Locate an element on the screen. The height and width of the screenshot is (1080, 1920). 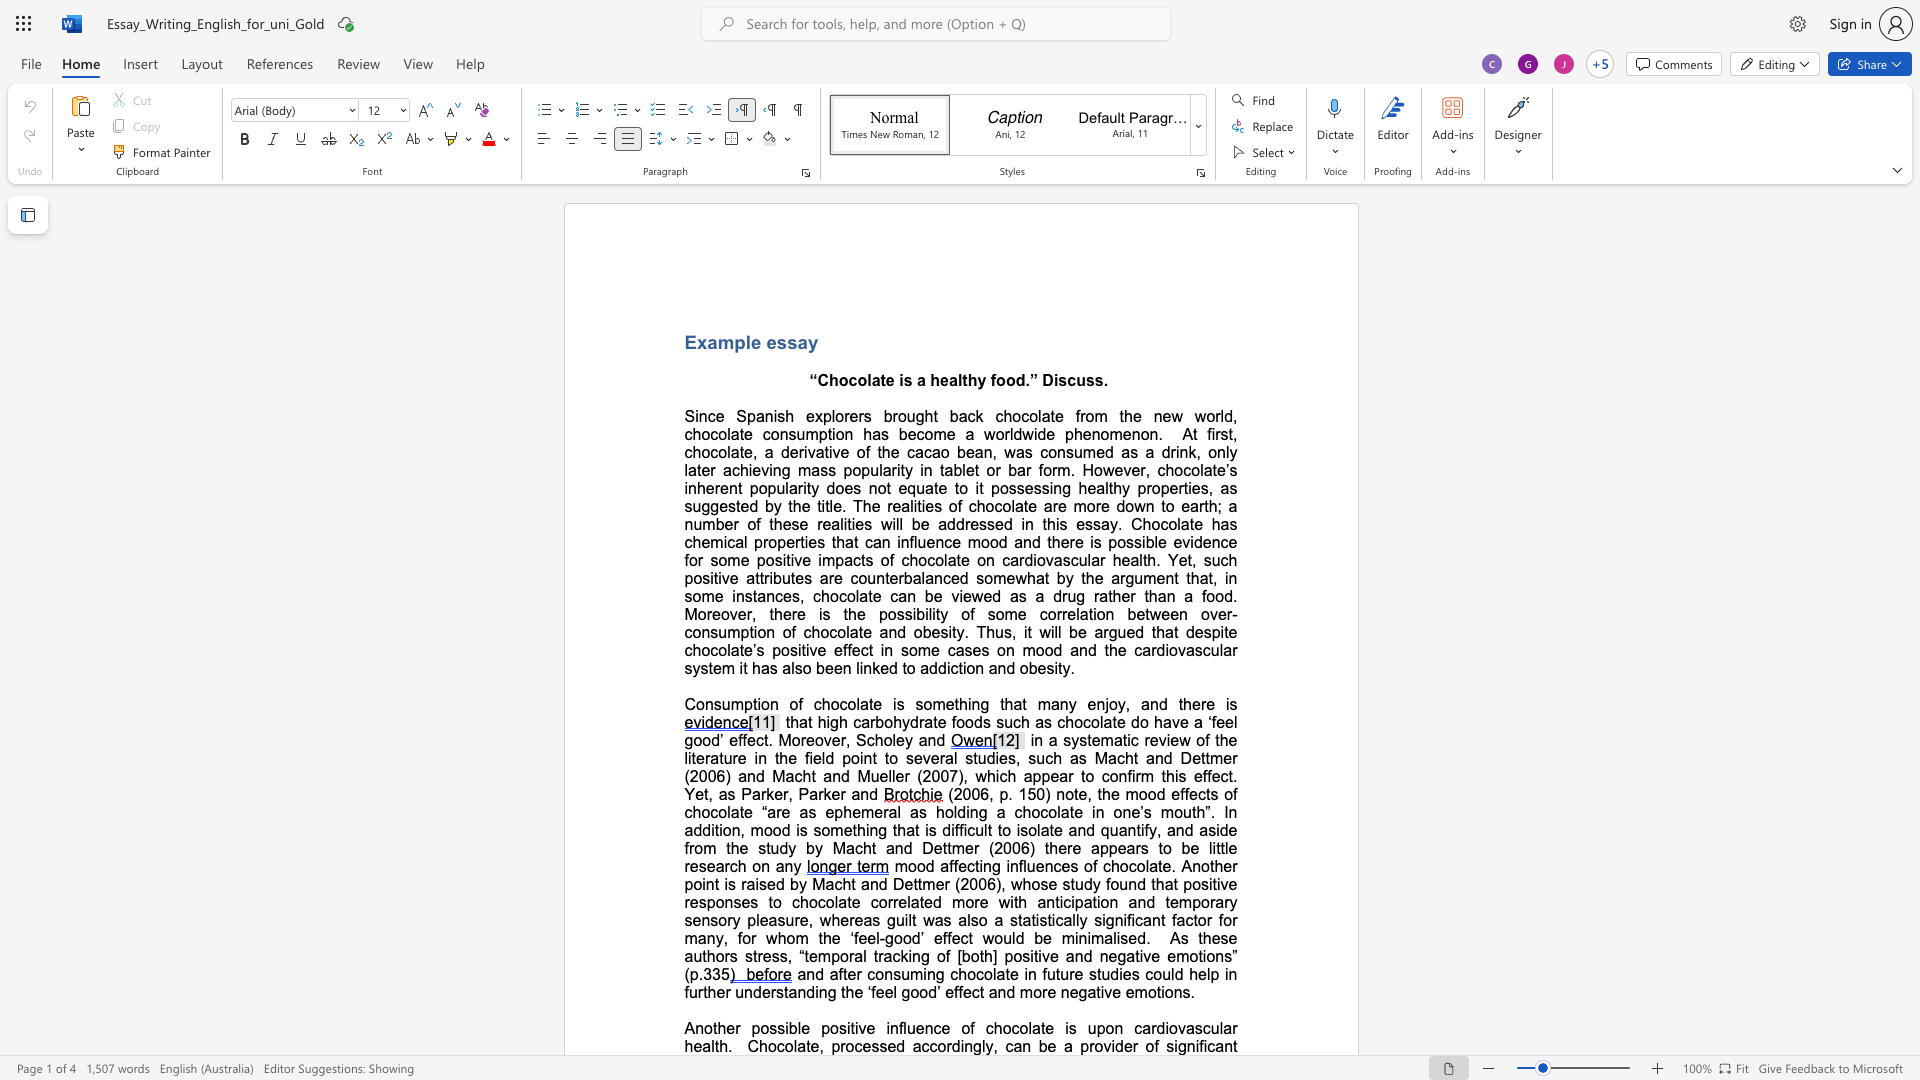
the space between the continuous character "d" and "." in the text is located at coordinates (1024, 380).